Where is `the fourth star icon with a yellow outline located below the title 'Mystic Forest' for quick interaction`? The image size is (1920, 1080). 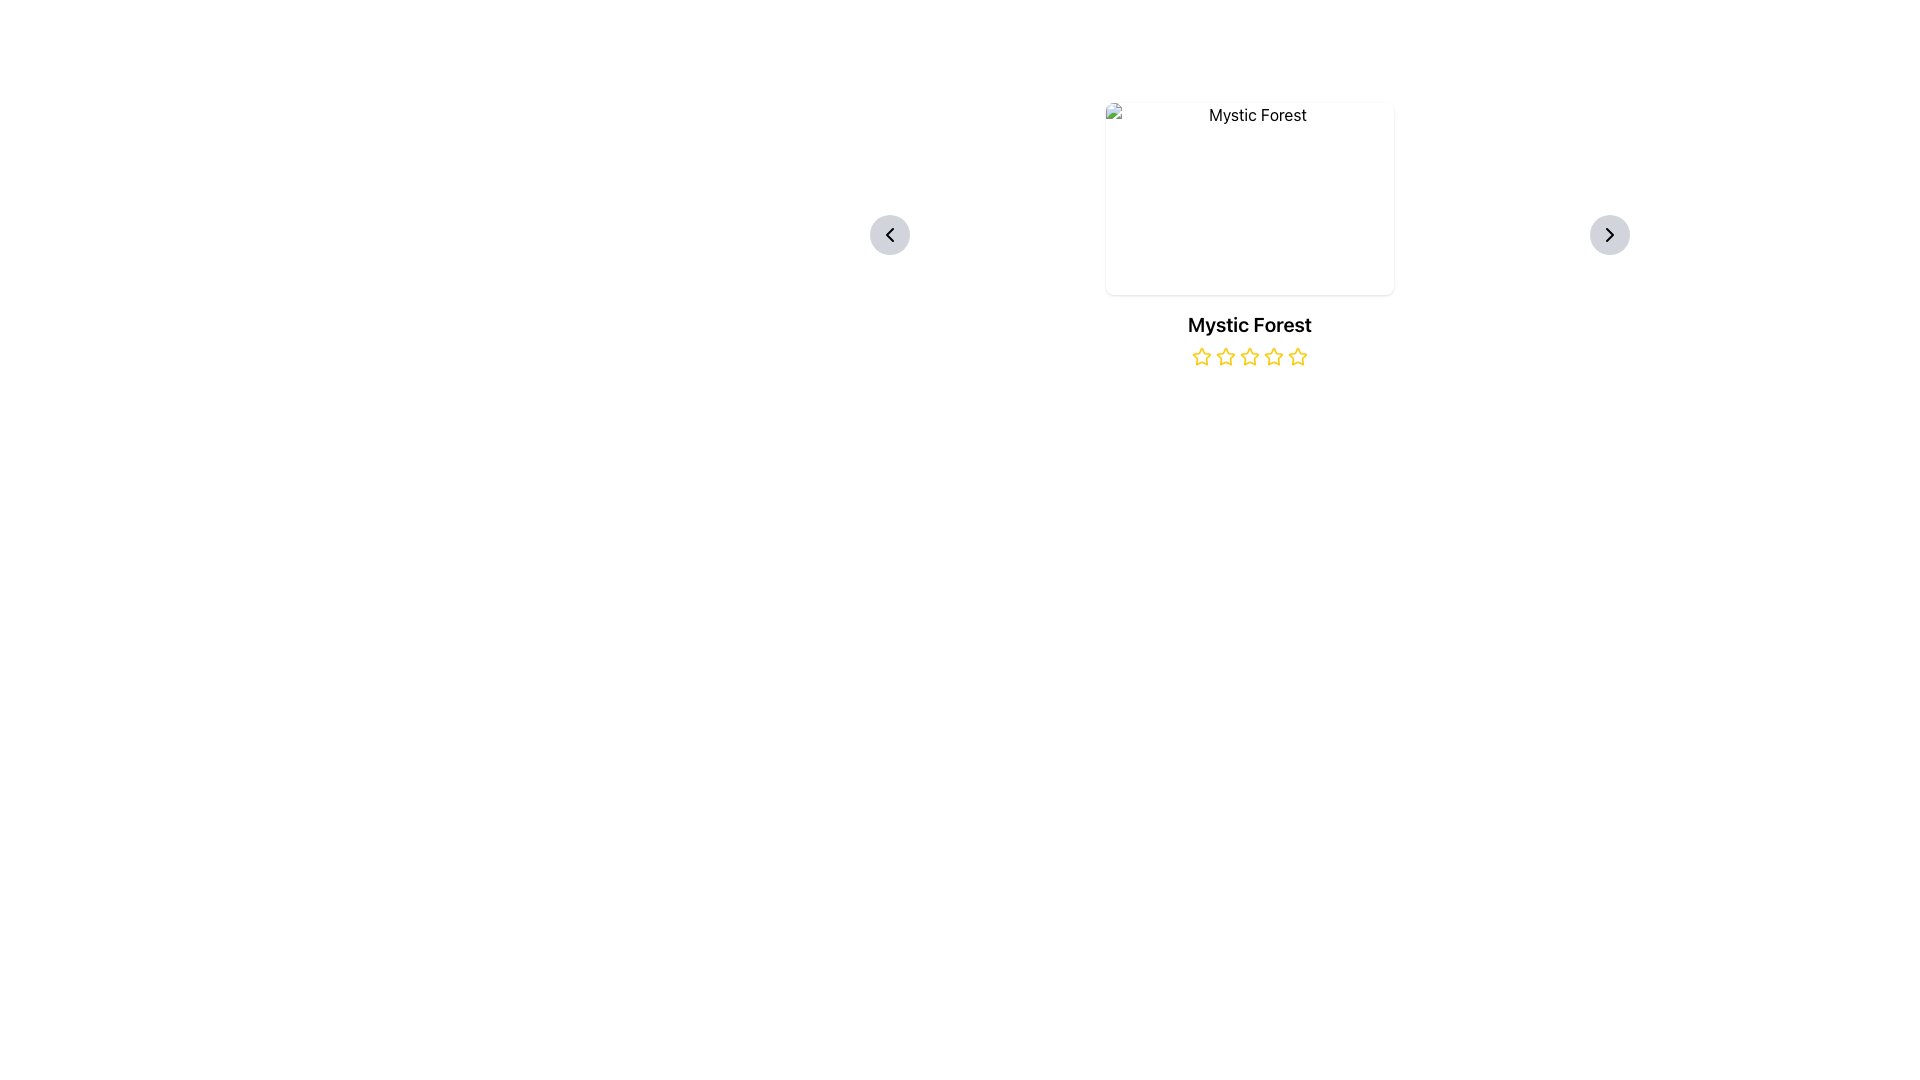
the fourth star icon with a yellow outline located below the title 'Mystic Forest' for quick interaction is located at coordinates (1271, 354).